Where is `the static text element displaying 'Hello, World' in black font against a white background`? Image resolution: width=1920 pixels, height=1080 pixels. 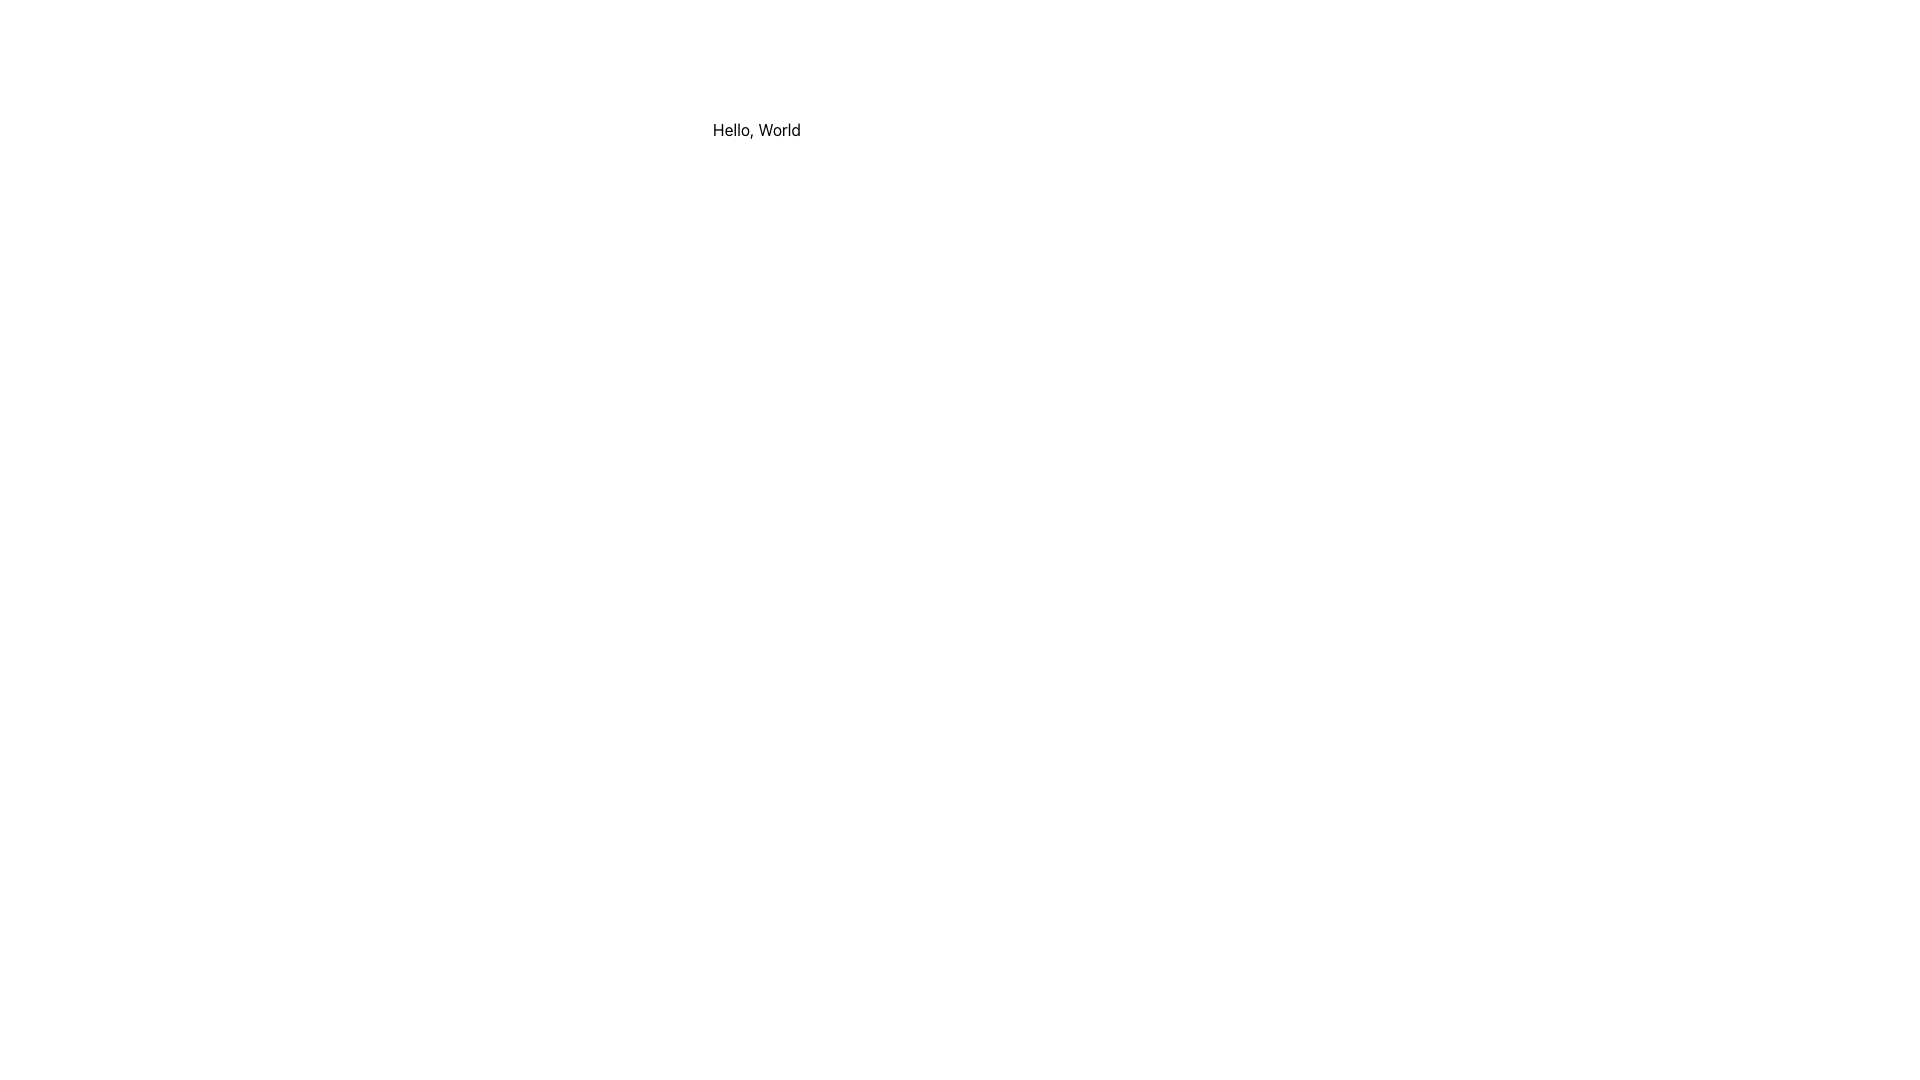
the static text element displaying 'Hello, World' in black font against a white background is located at coordinates (756, 130).